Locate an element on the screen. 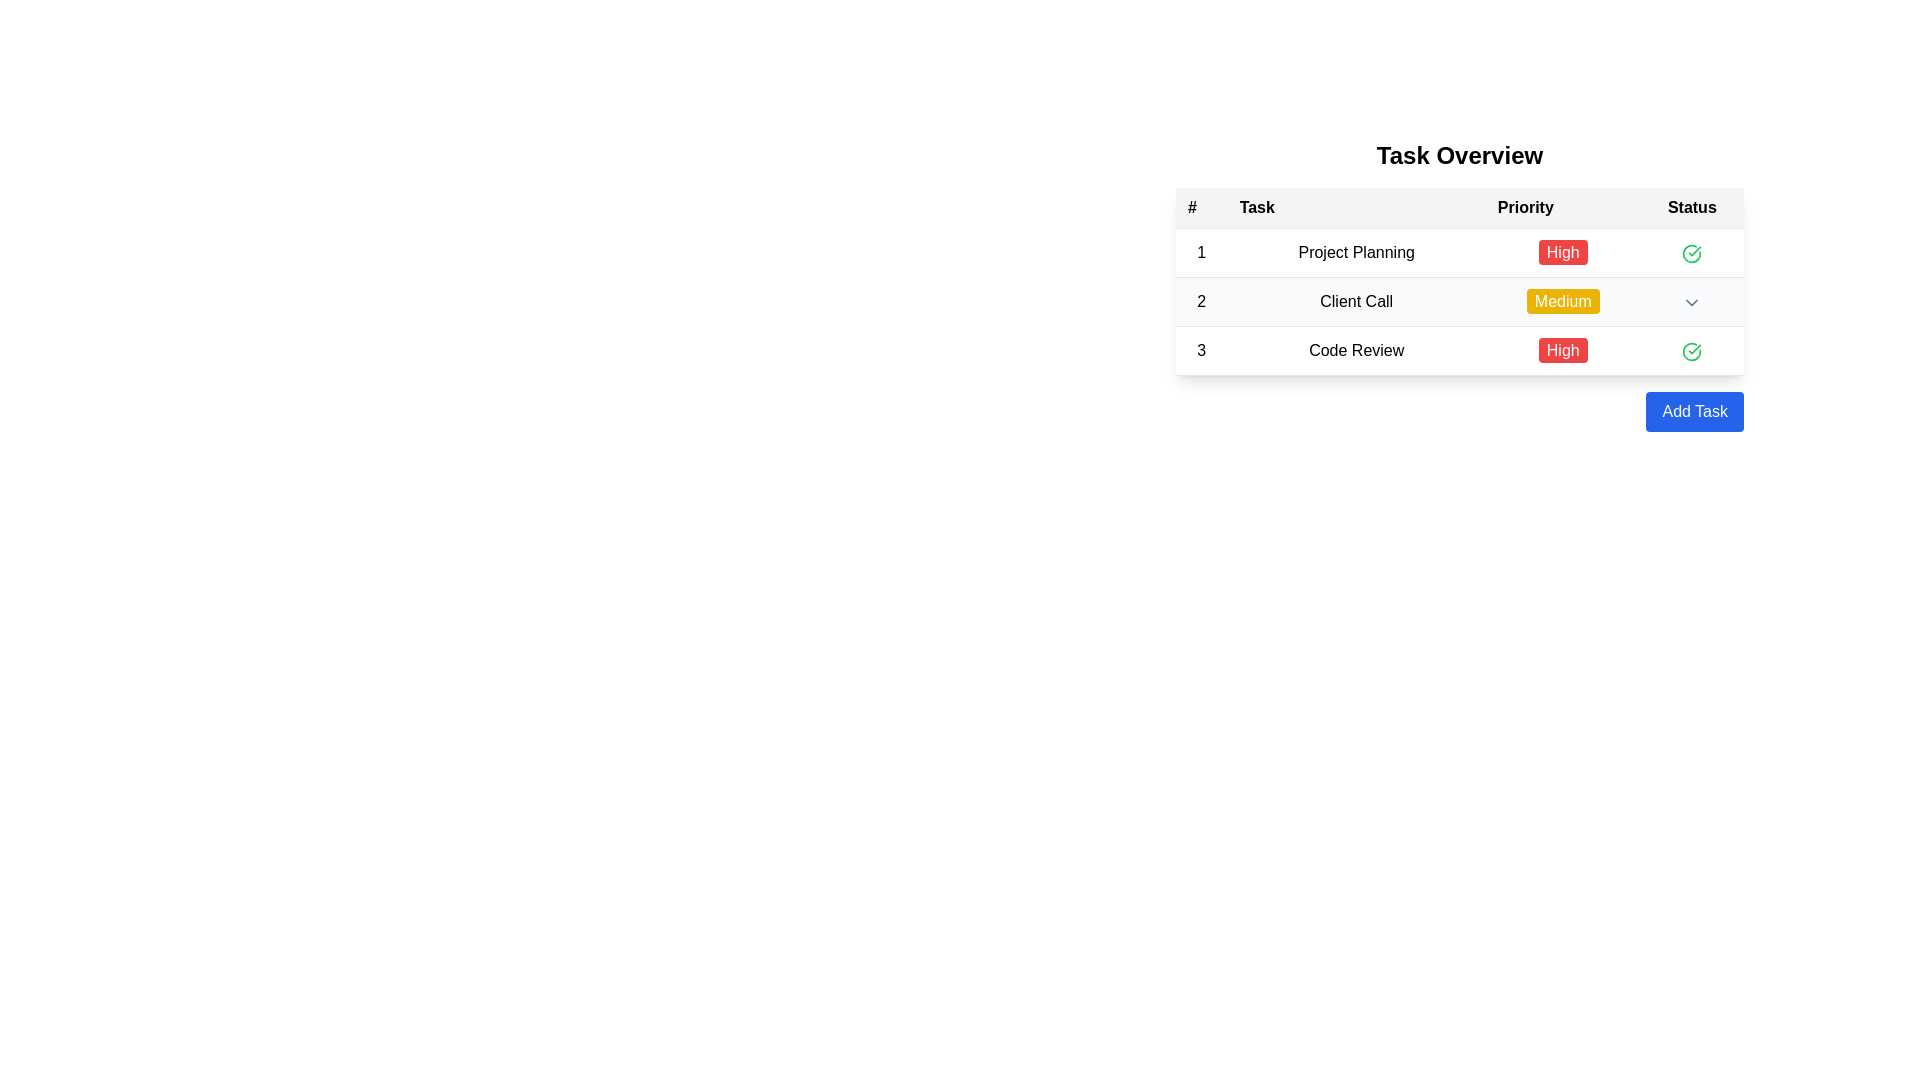  the green checkmark icon in the 'Status' column that indicates the completion status of the 'Code Review' task is located at coordinates (1690, 350).